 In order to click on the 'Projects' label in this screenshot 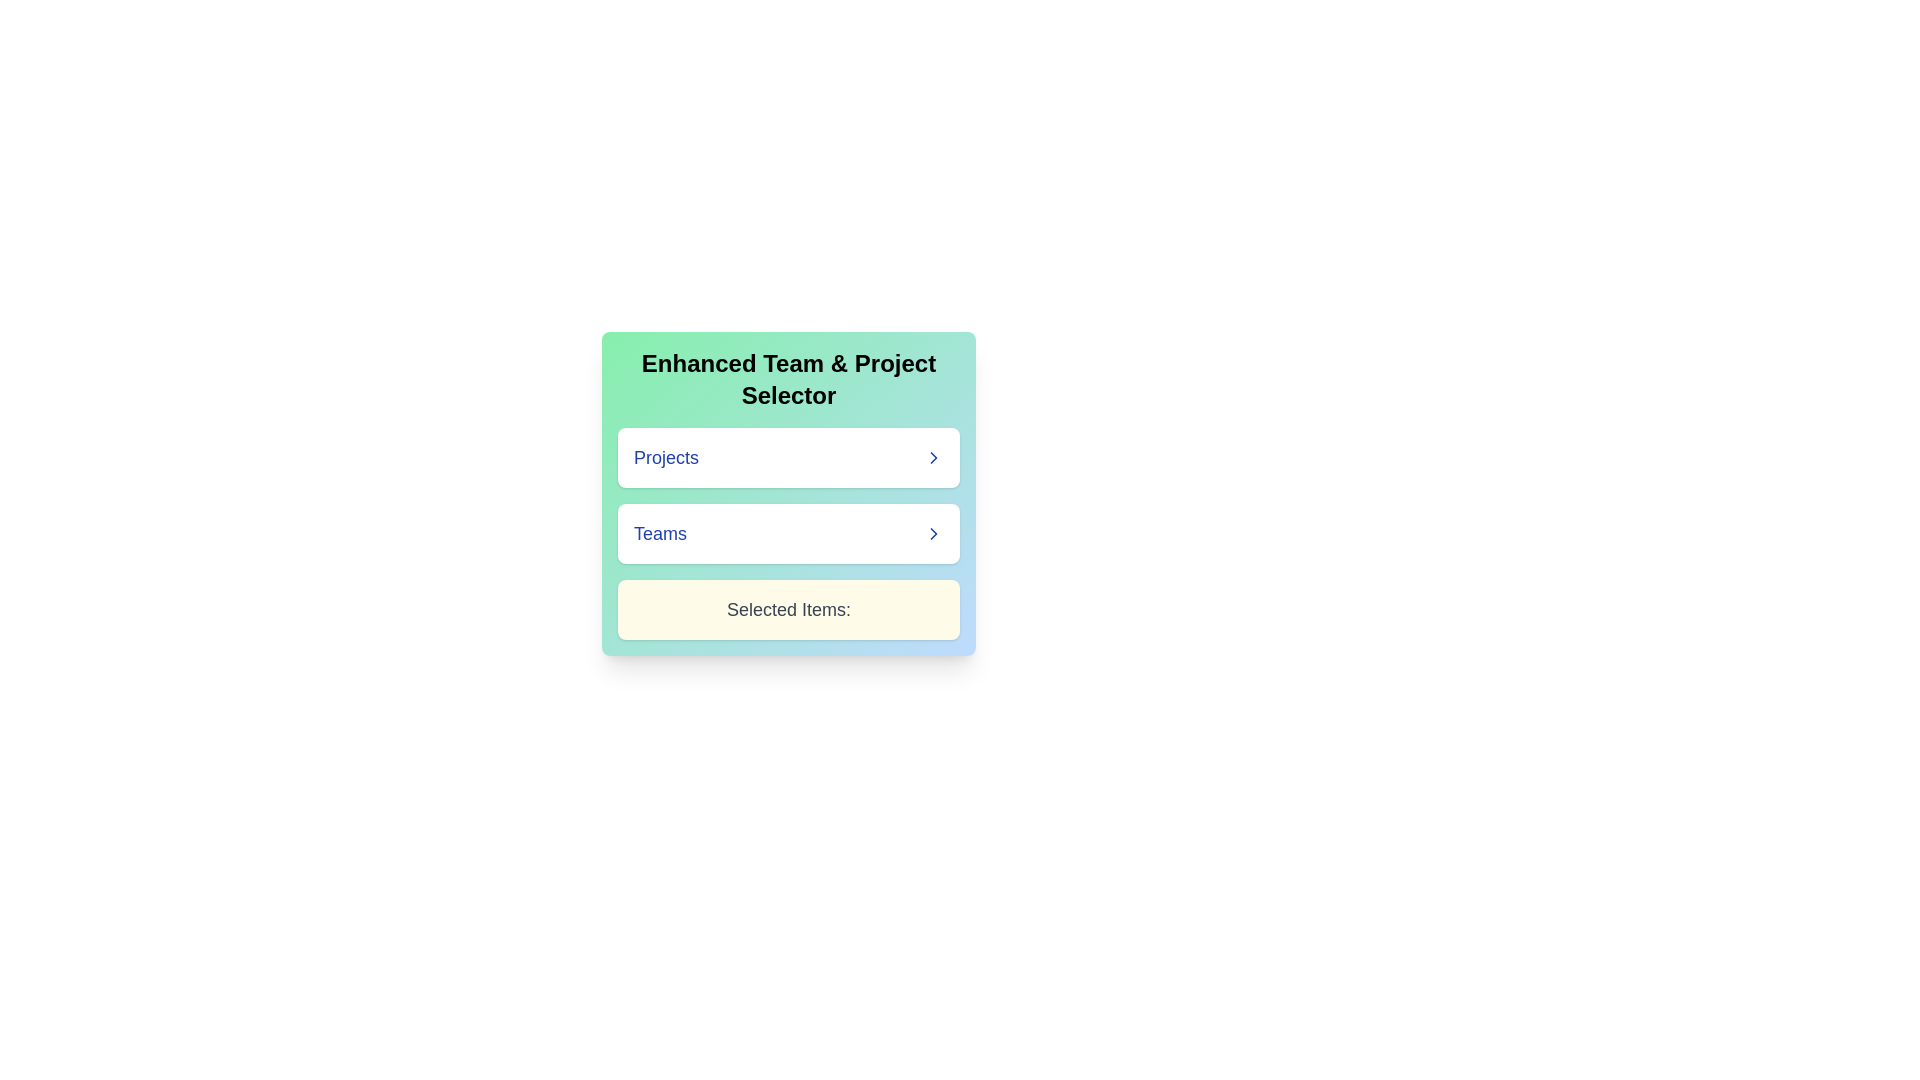, I will do `click(666, 458)`.